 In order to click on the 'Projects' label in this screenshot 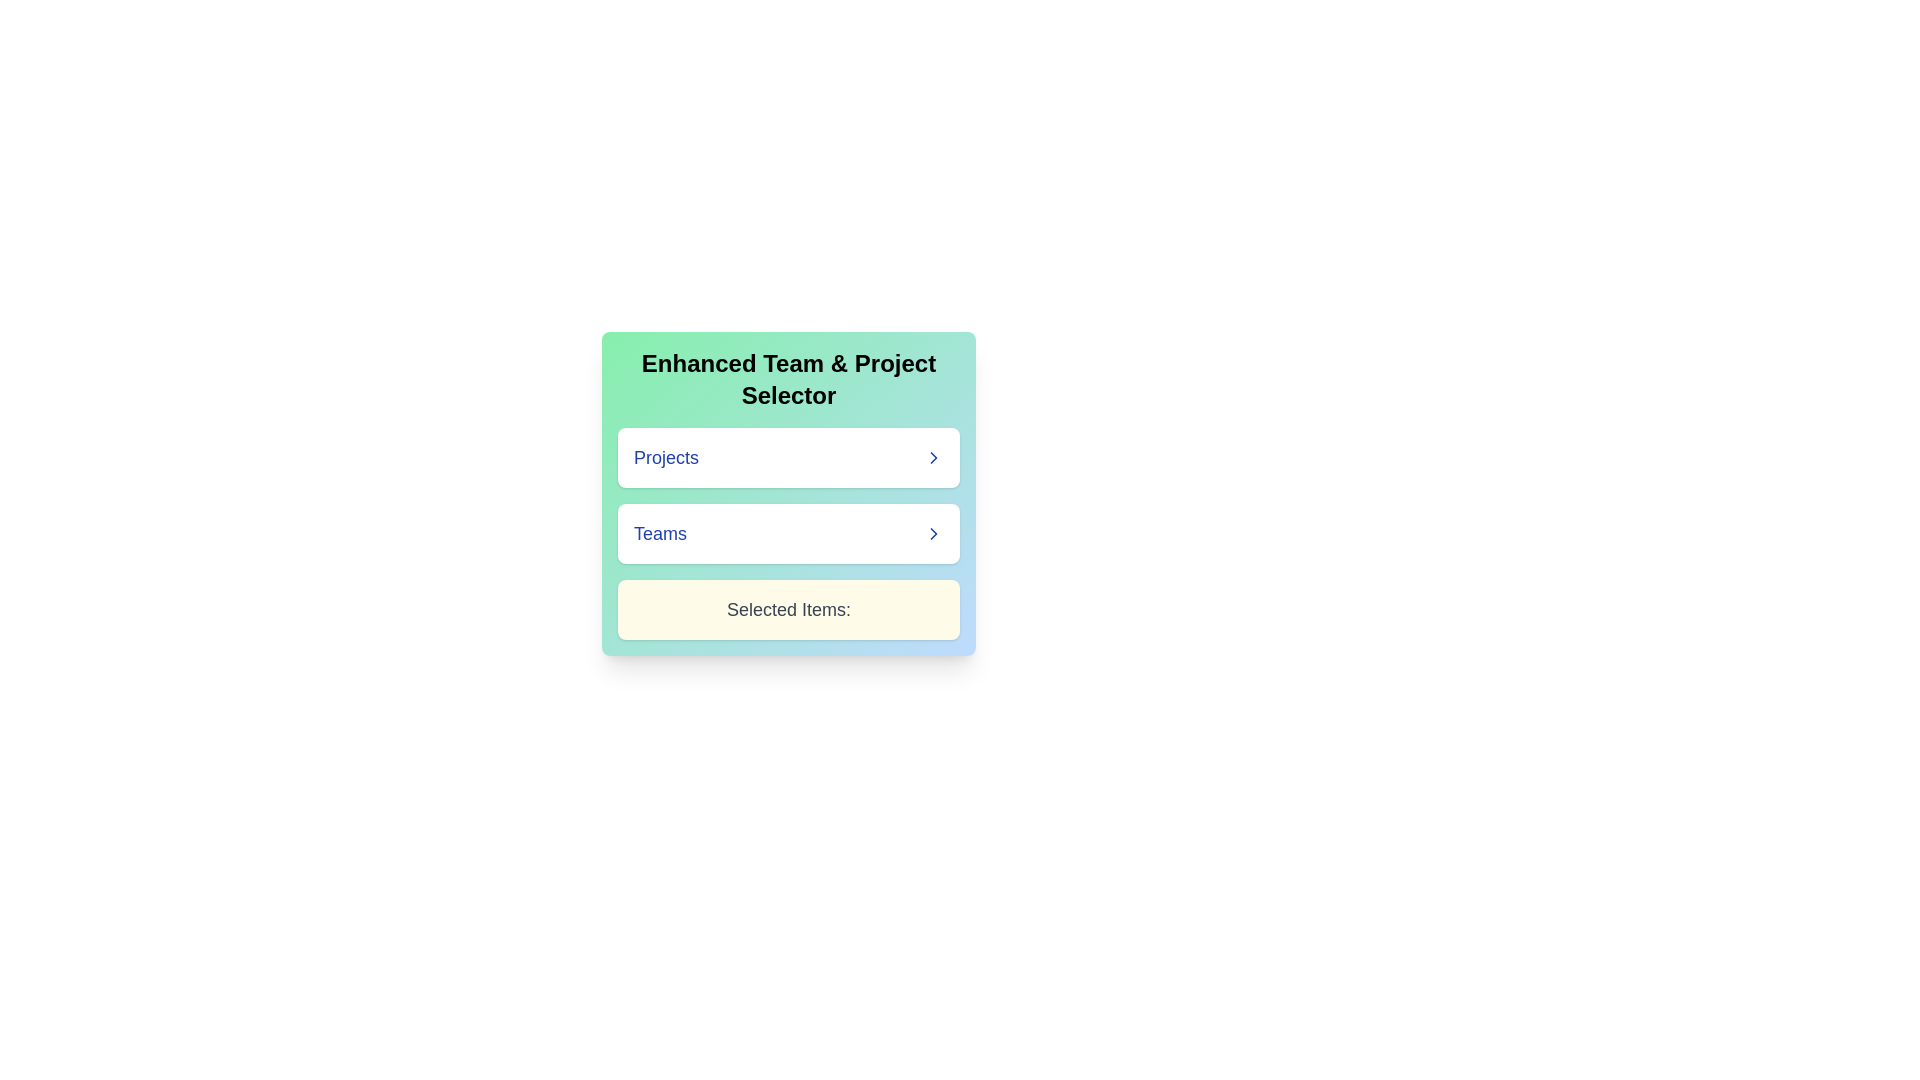, I will do `click(666, 458)`.